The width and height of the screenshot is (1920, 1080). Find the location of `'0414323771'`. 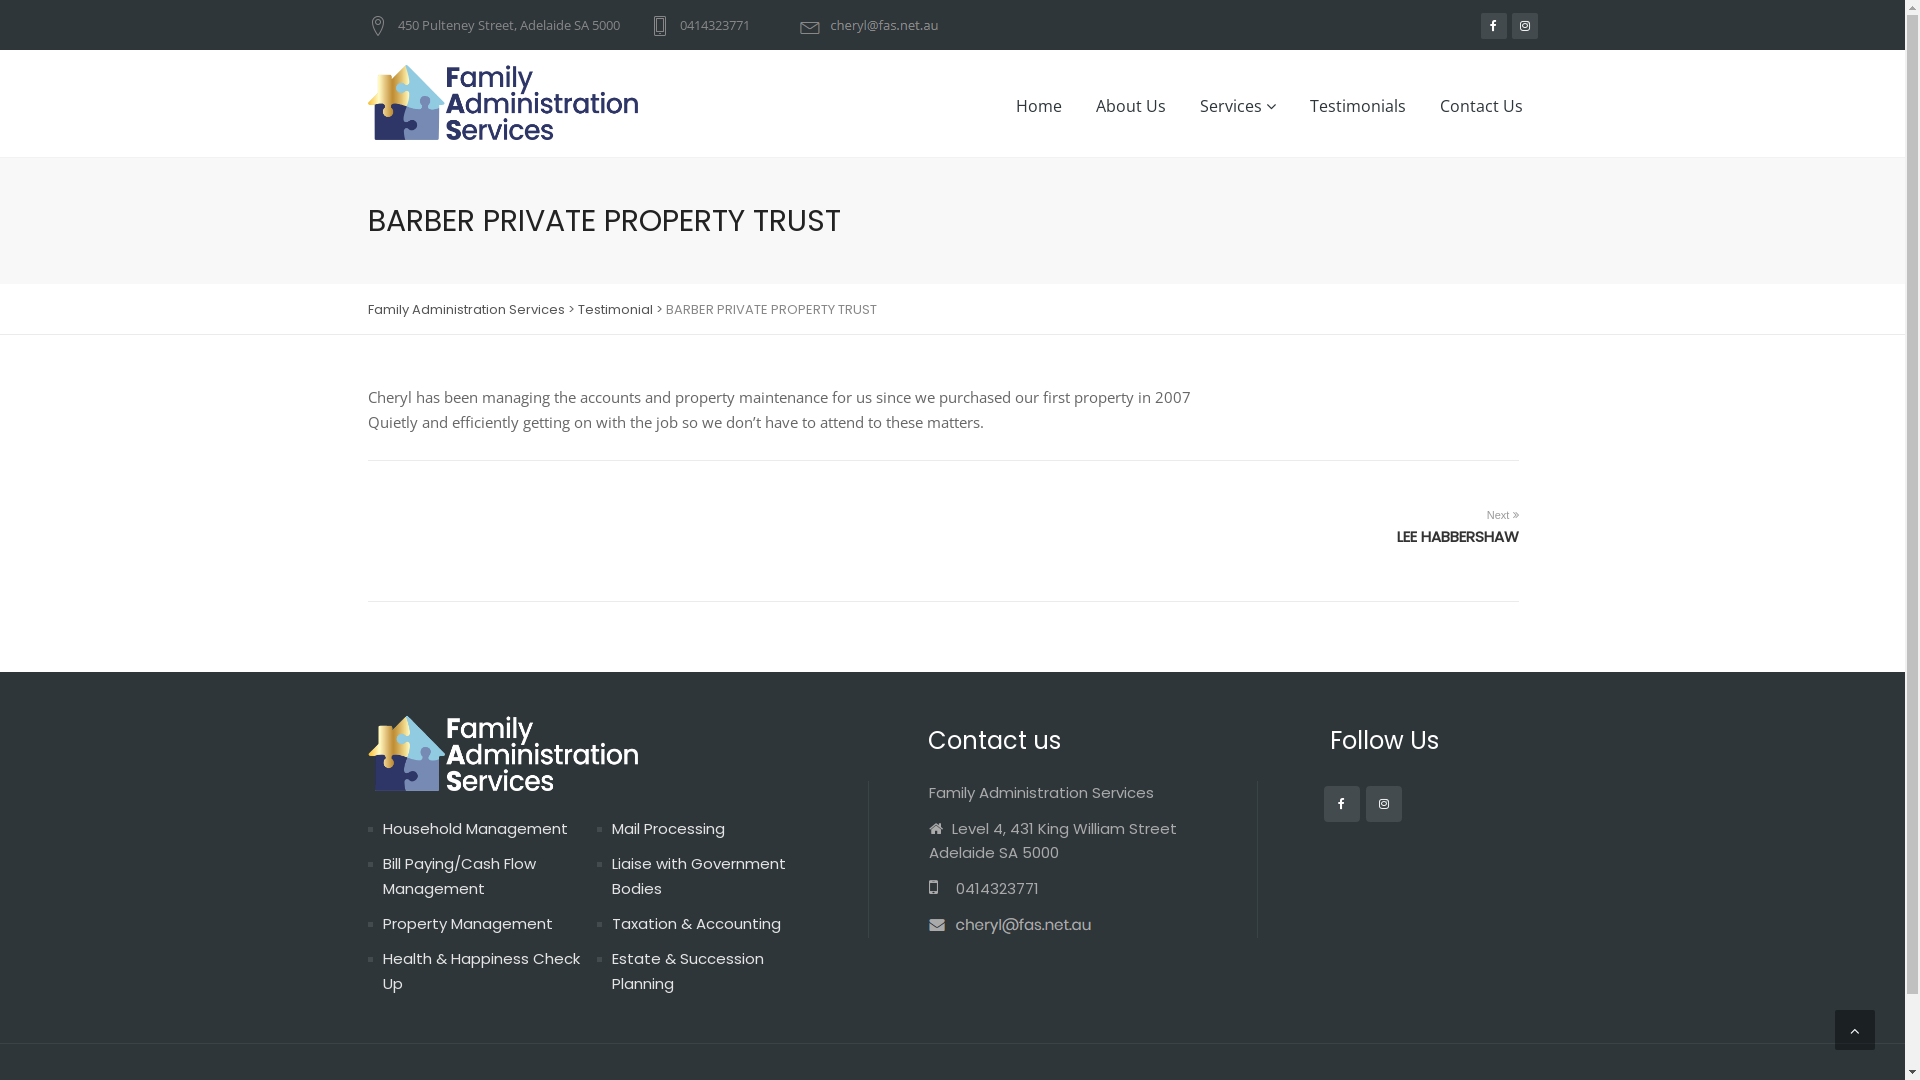

'0414323771' is located at coordinates (649, 23).